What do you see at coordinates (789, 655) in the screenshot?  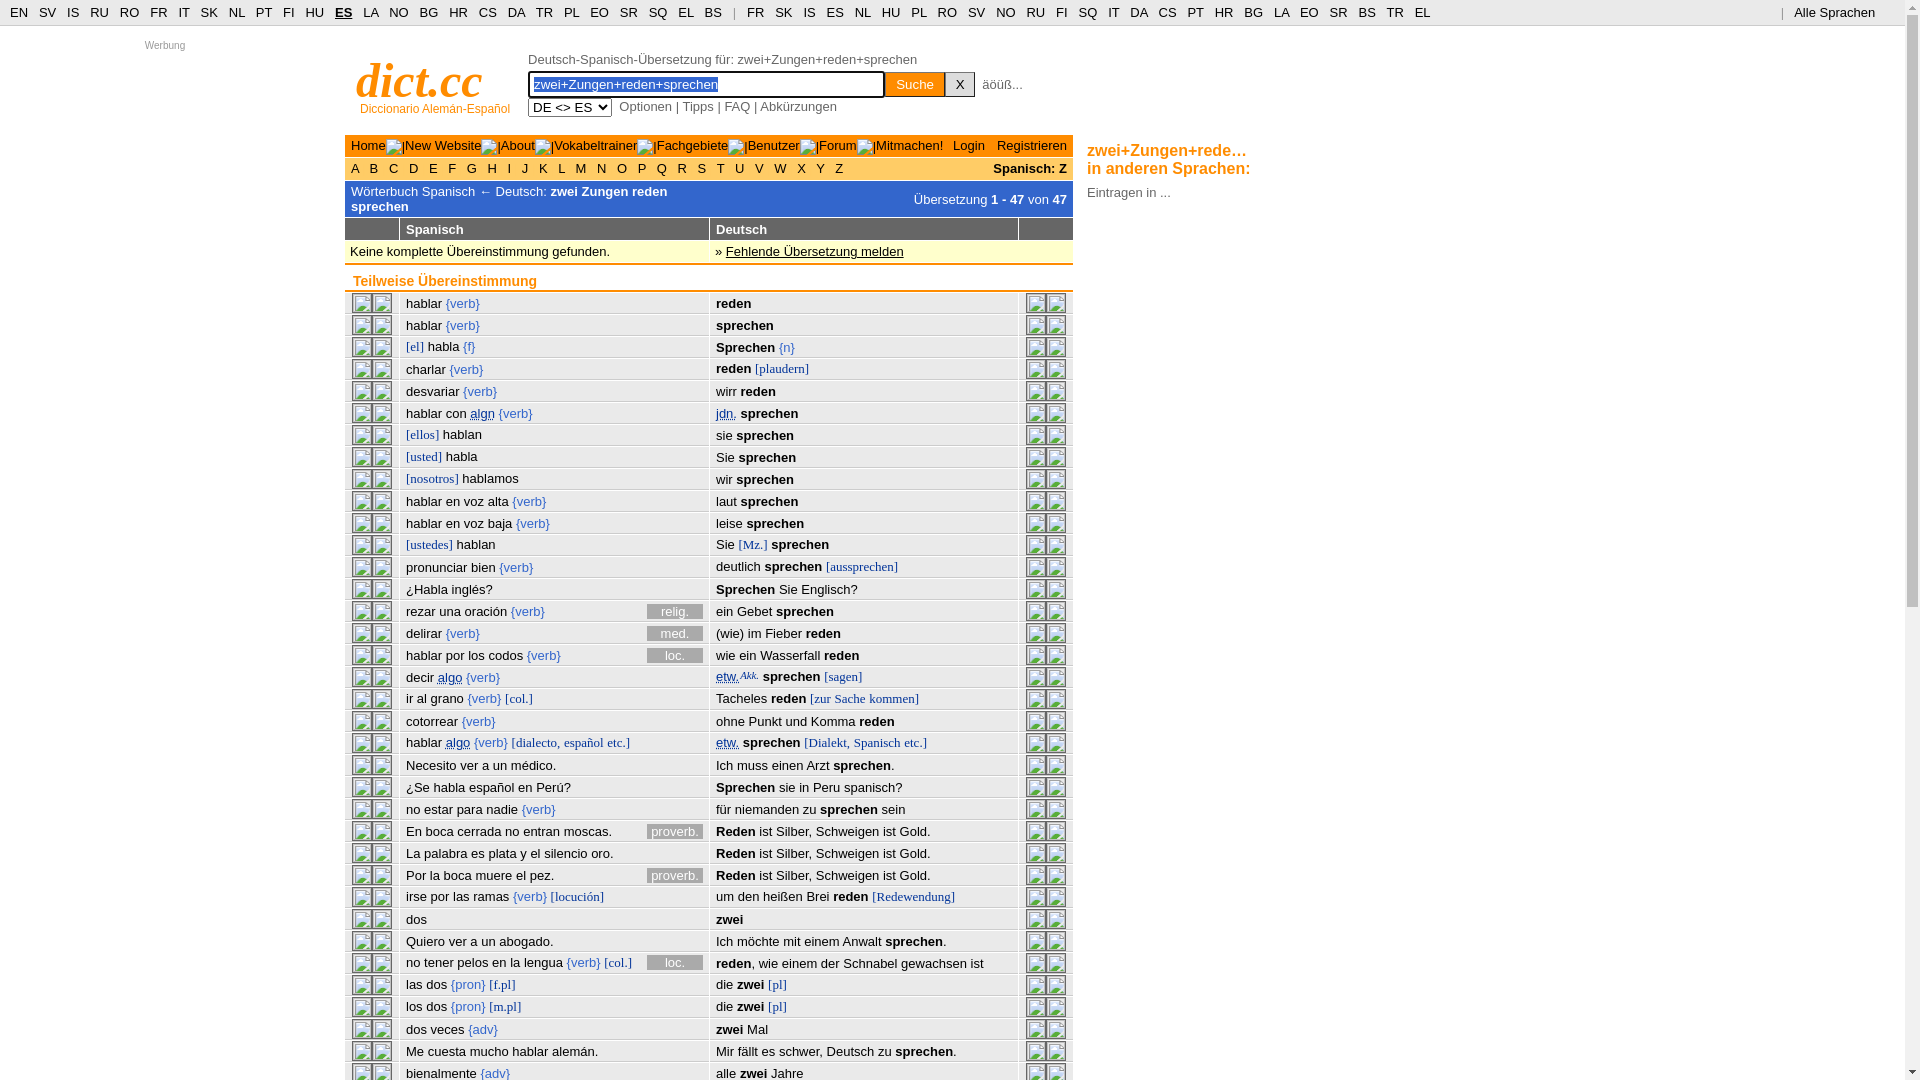 I see `'Wasserfall'` at bounding box center [789, 655].